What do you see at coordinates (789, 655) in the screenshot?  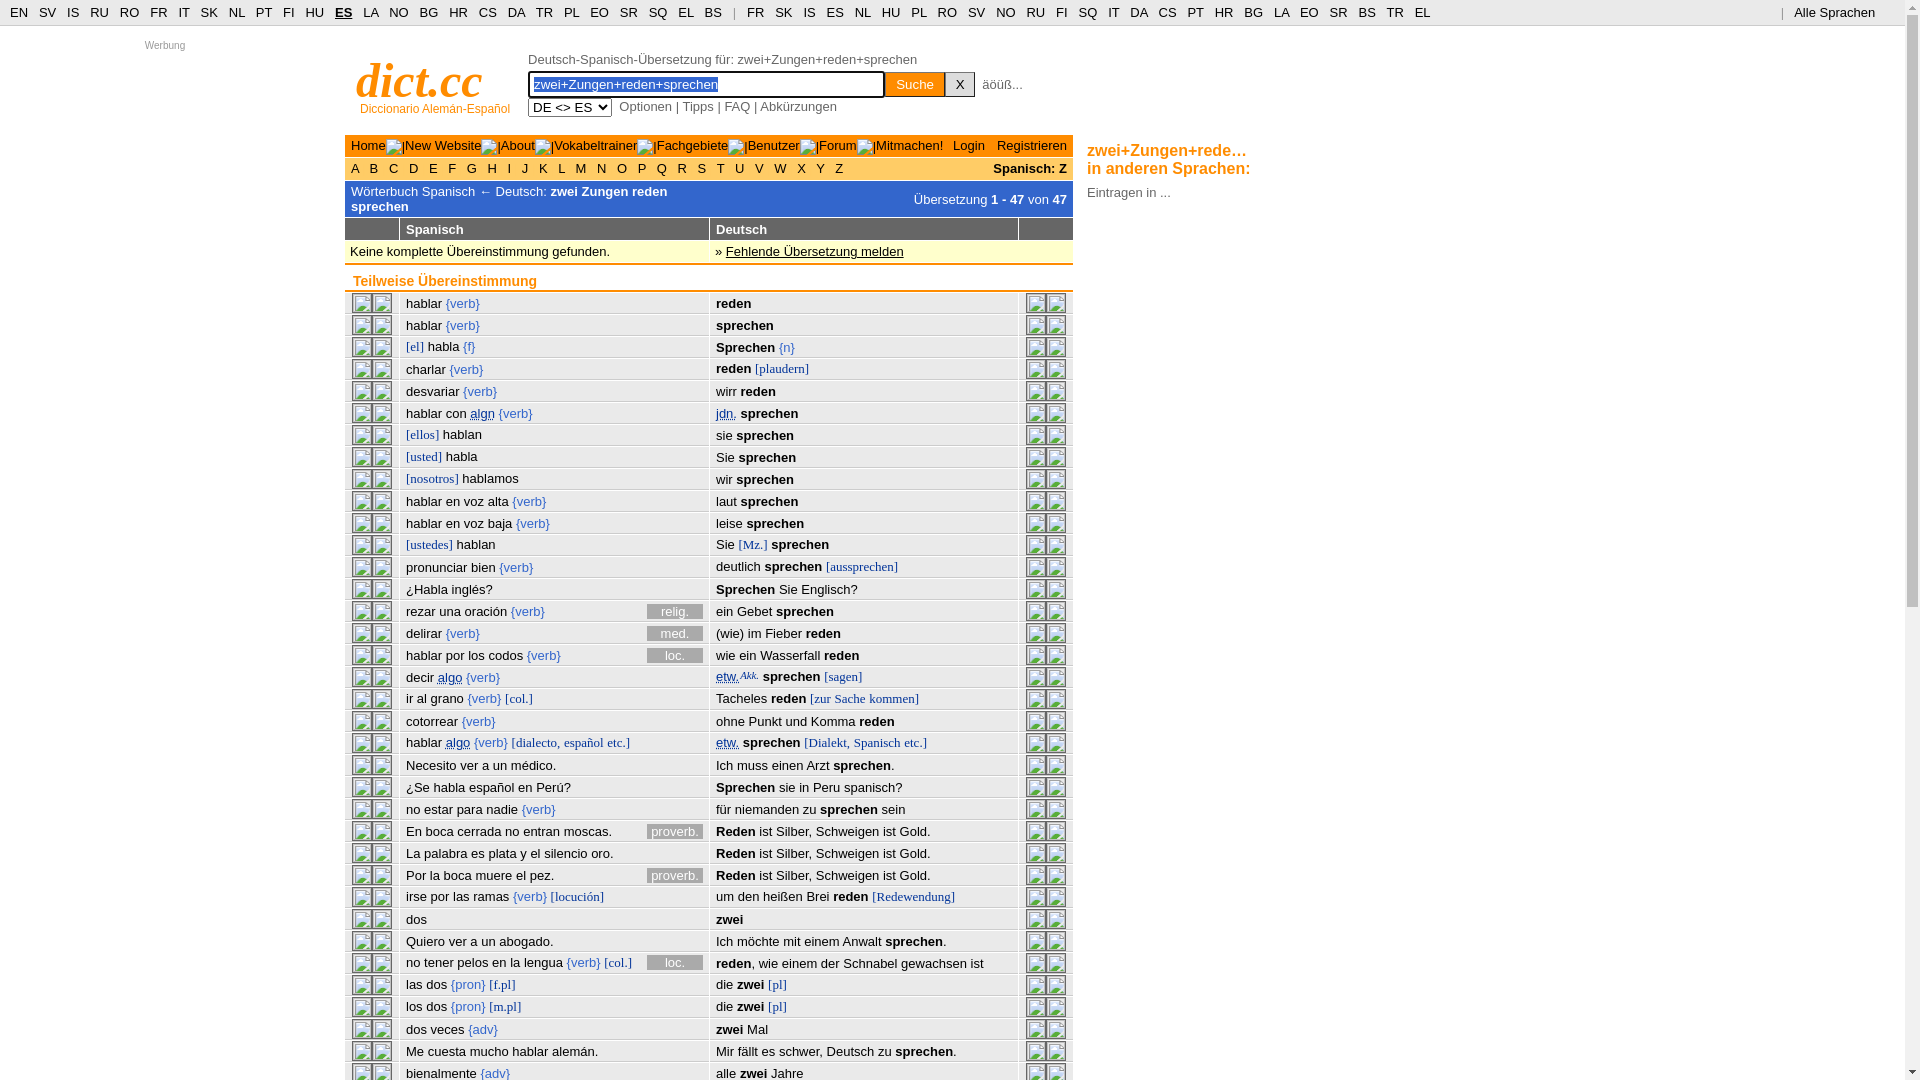 I see `'Wasserfall'` at bounding box center [789, 655].